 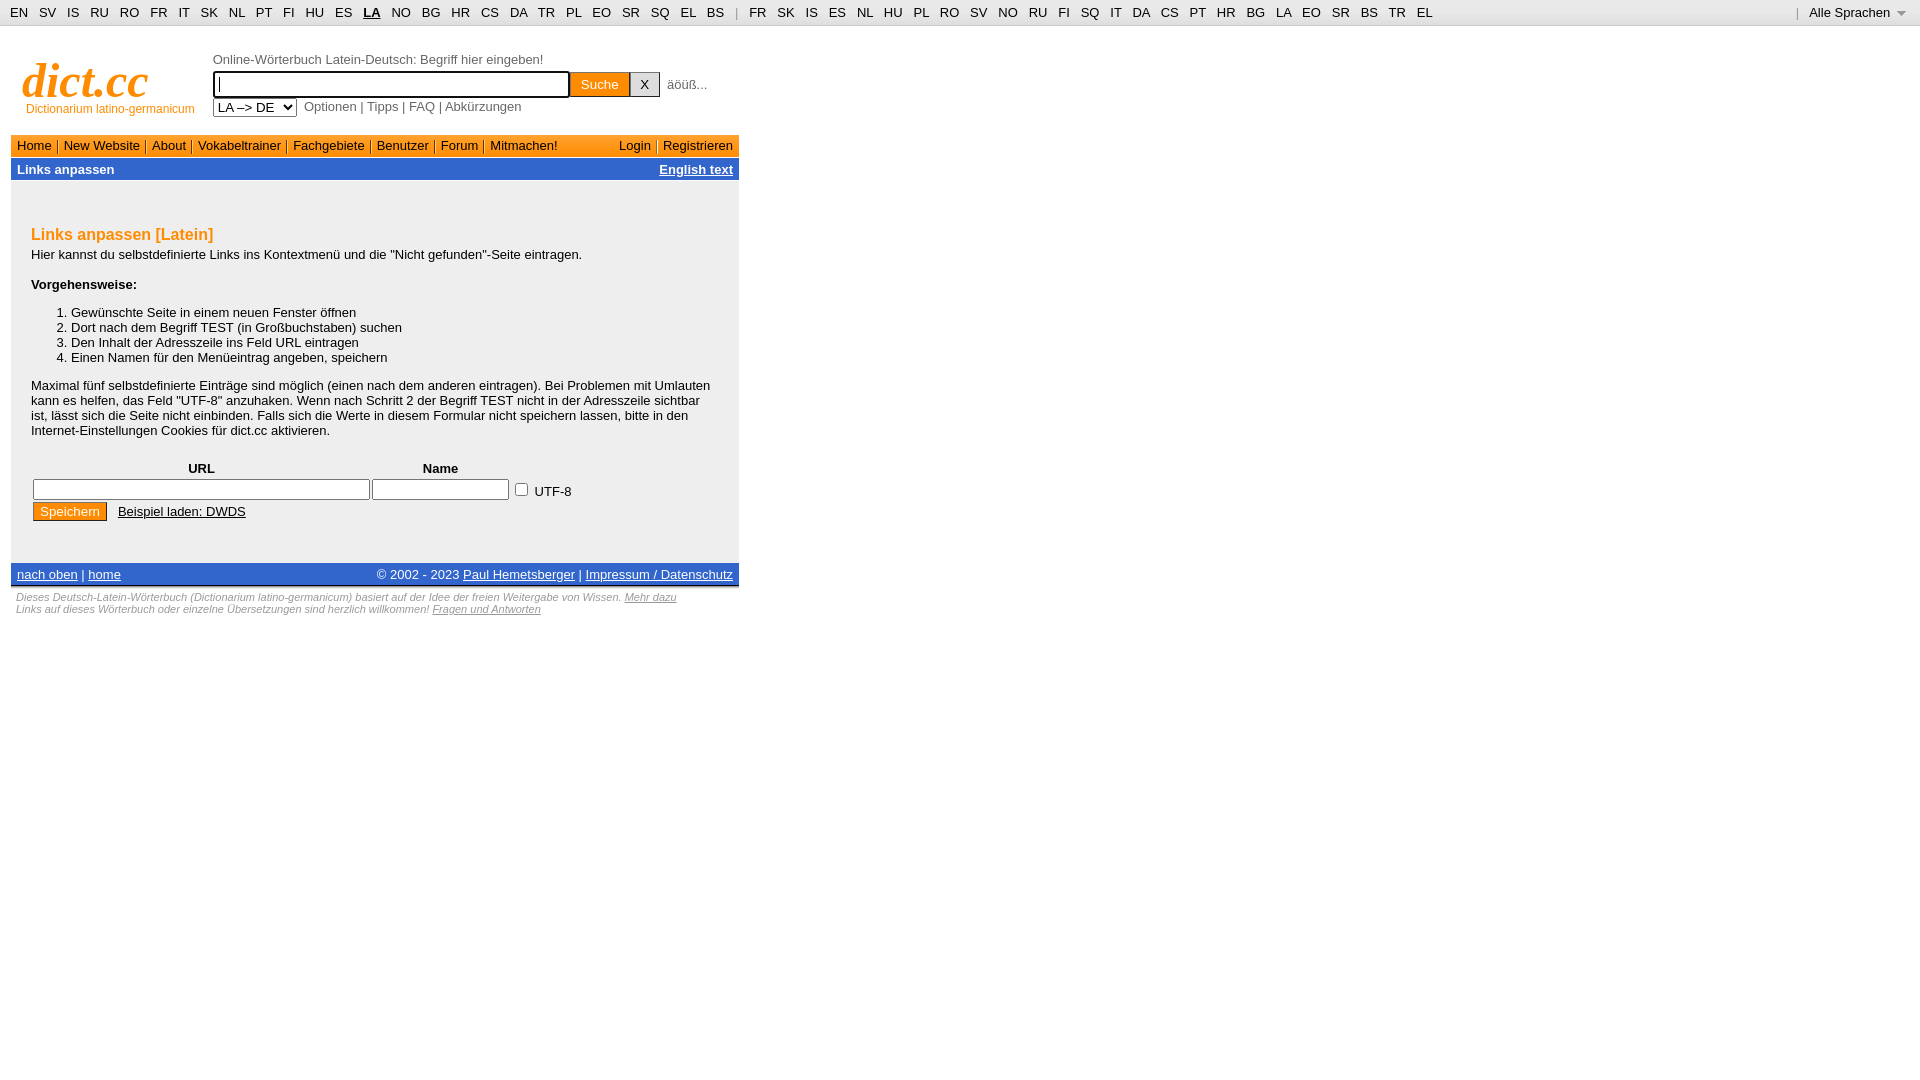 What do you see at coordinates (949, 12) in the screenshot?
I see `'RO'` at bounding box center [949, 12].